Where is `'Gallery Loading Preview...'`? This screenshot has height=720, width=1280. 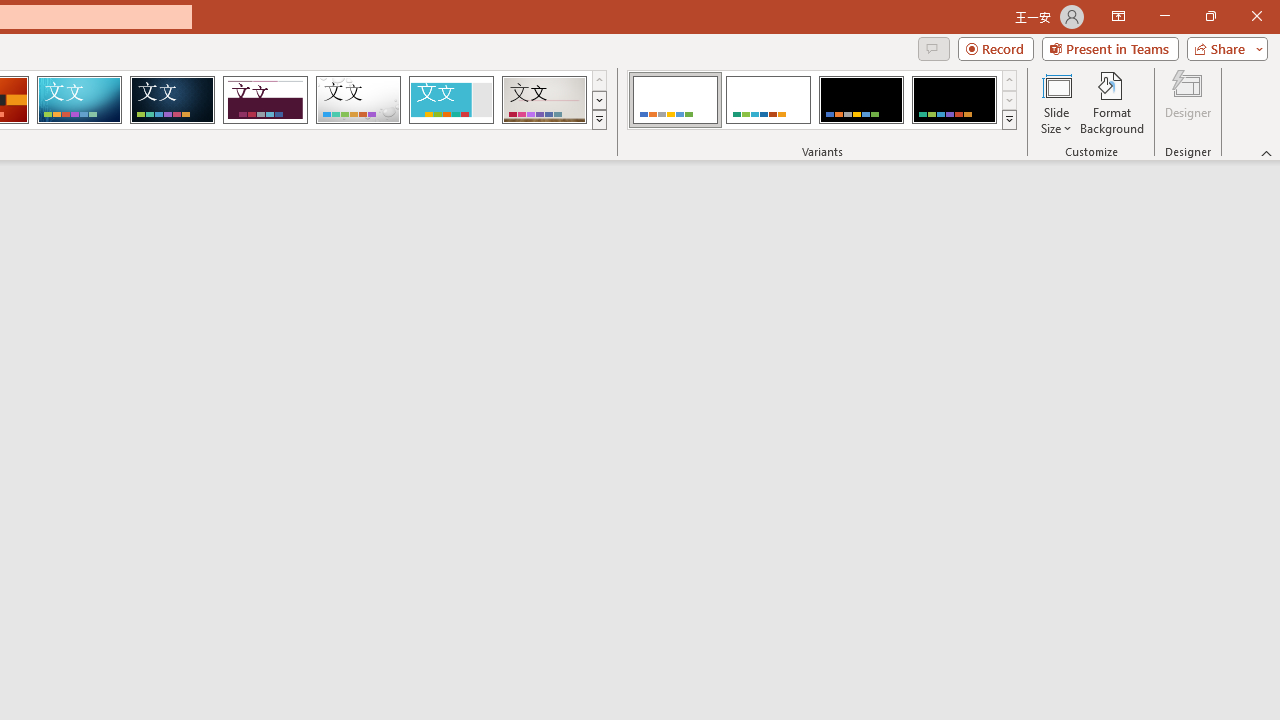 'Gallery Loading Preview...' is located at coordinates (544, 100).